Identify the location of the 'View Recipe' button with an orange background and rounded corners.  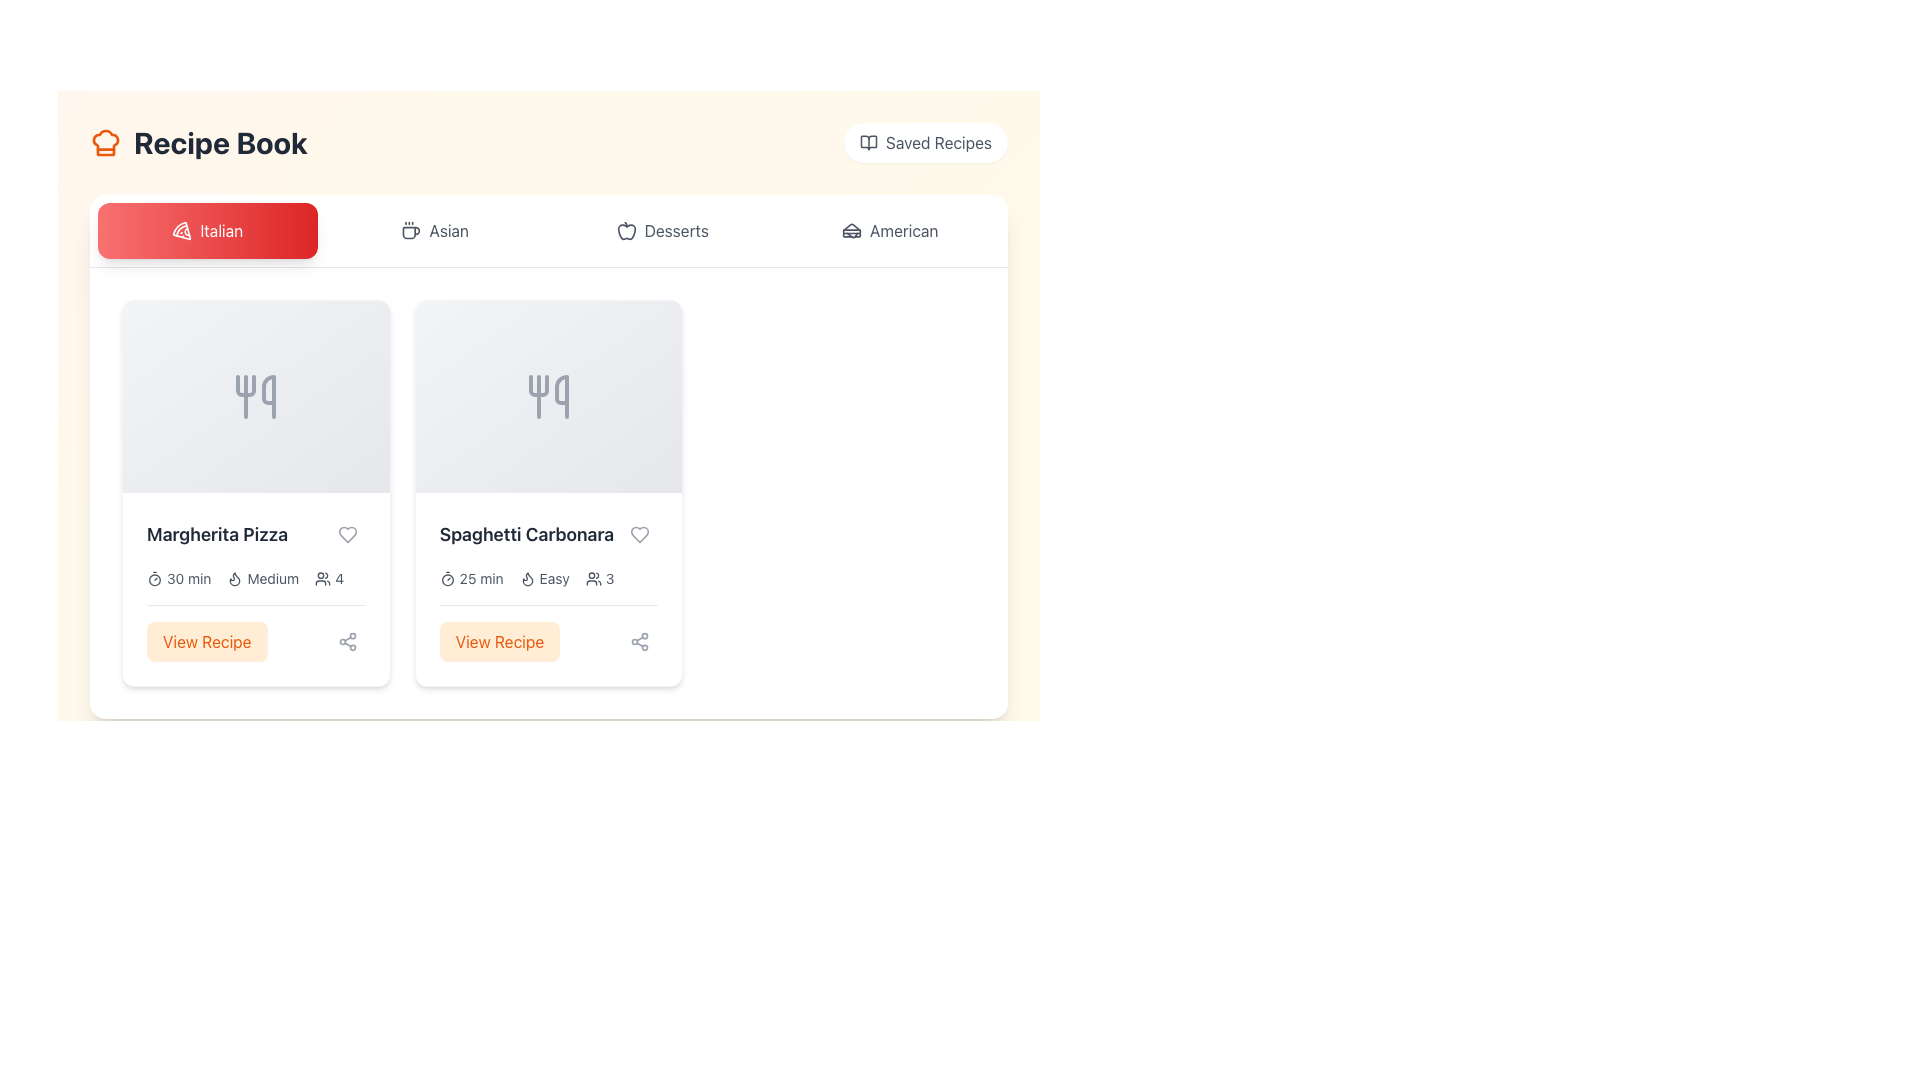
(255, 633).